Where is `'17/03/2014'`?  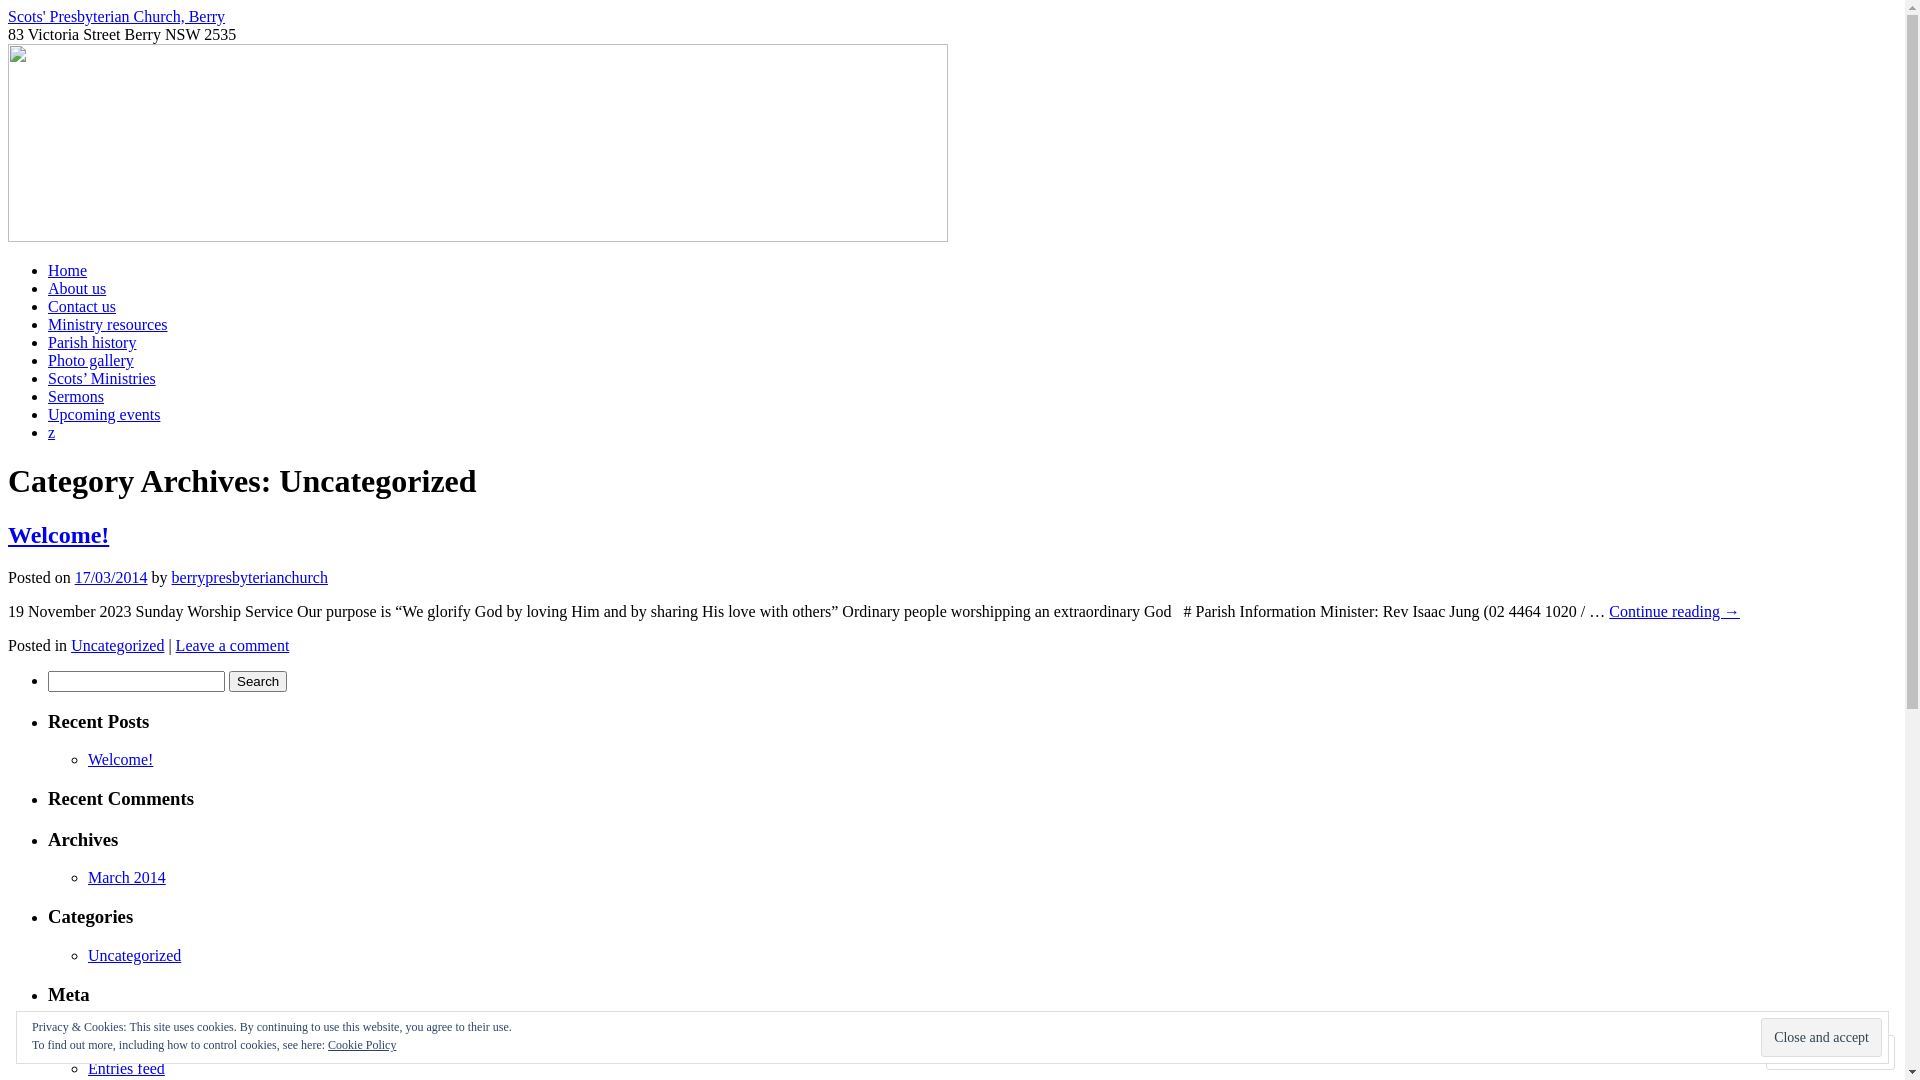
'17/03/2014' is located at coordinates (110, 577).